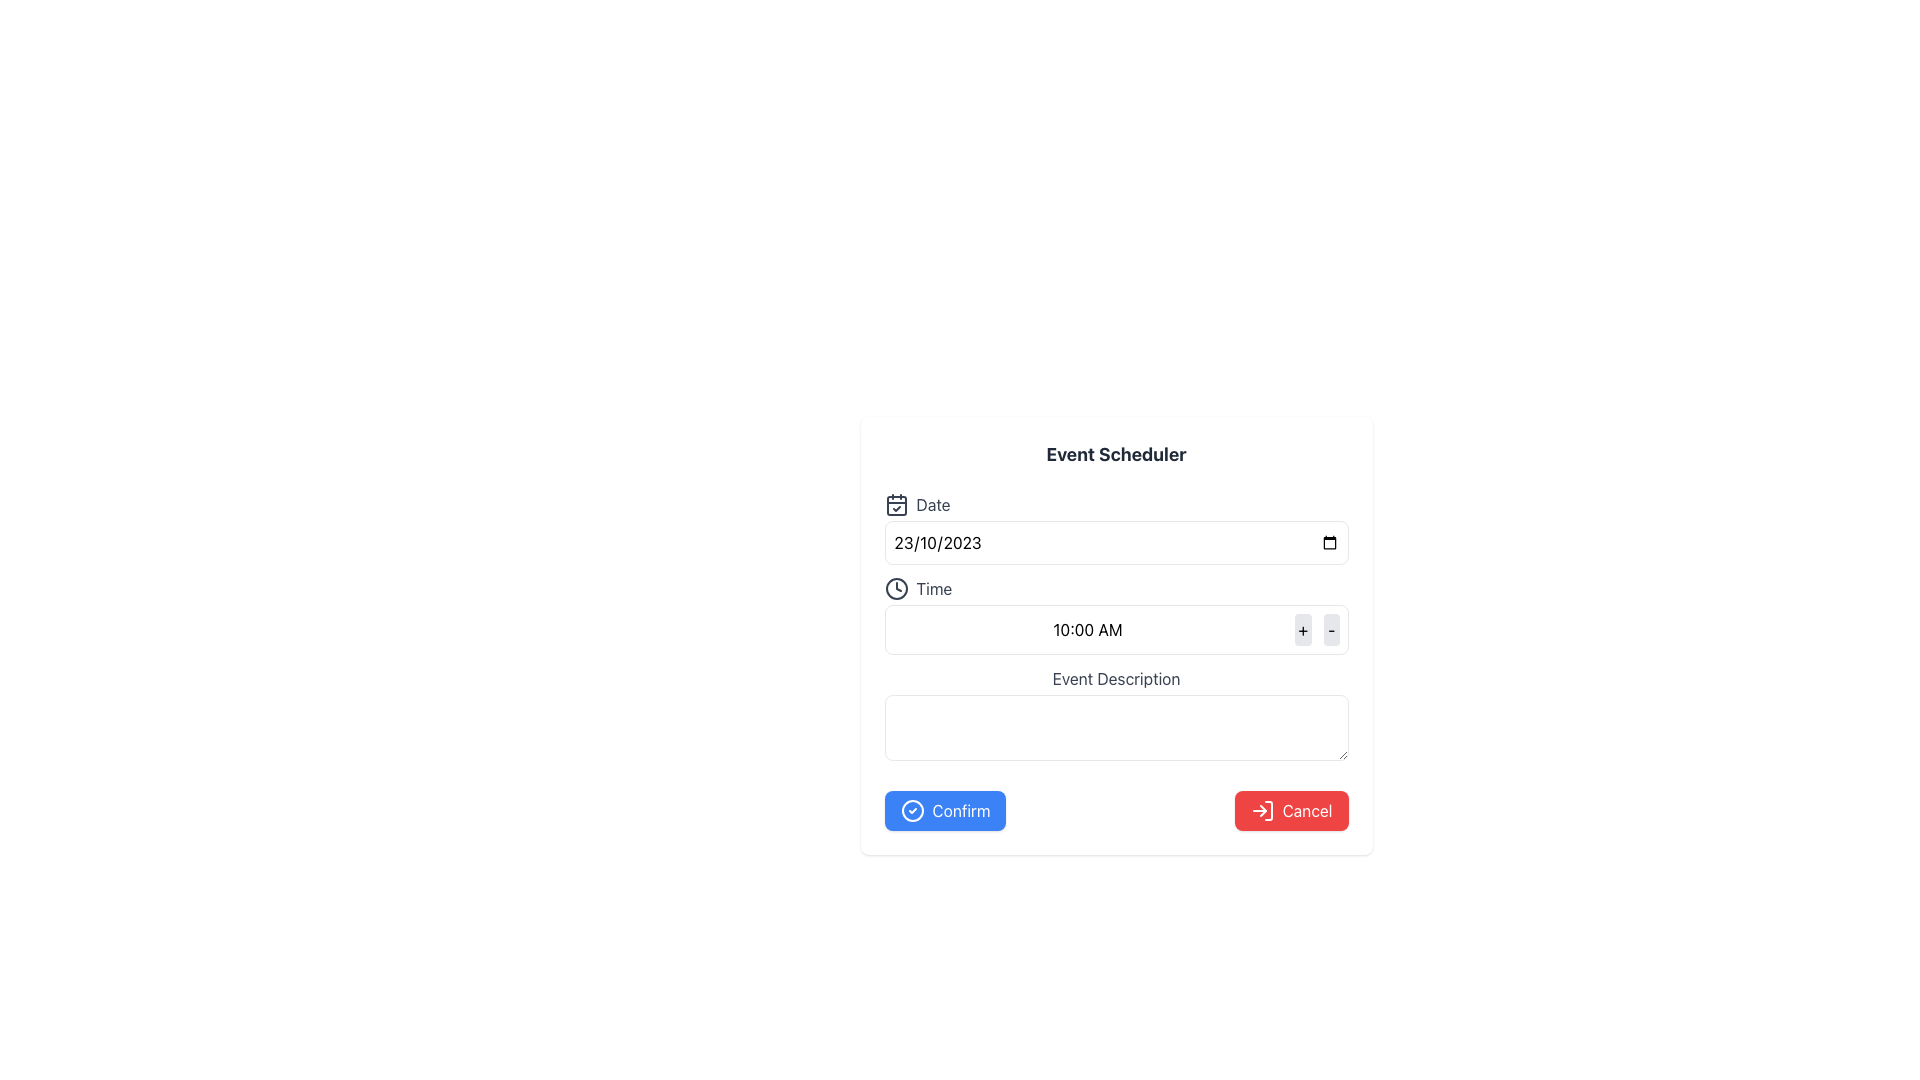 The width and height of the screenshot is (1920, 1080). I want to click on the 'Cancel' button which has a bright red background and white text, featuring an arrow icon pointing to the right, so click(1291, 810).